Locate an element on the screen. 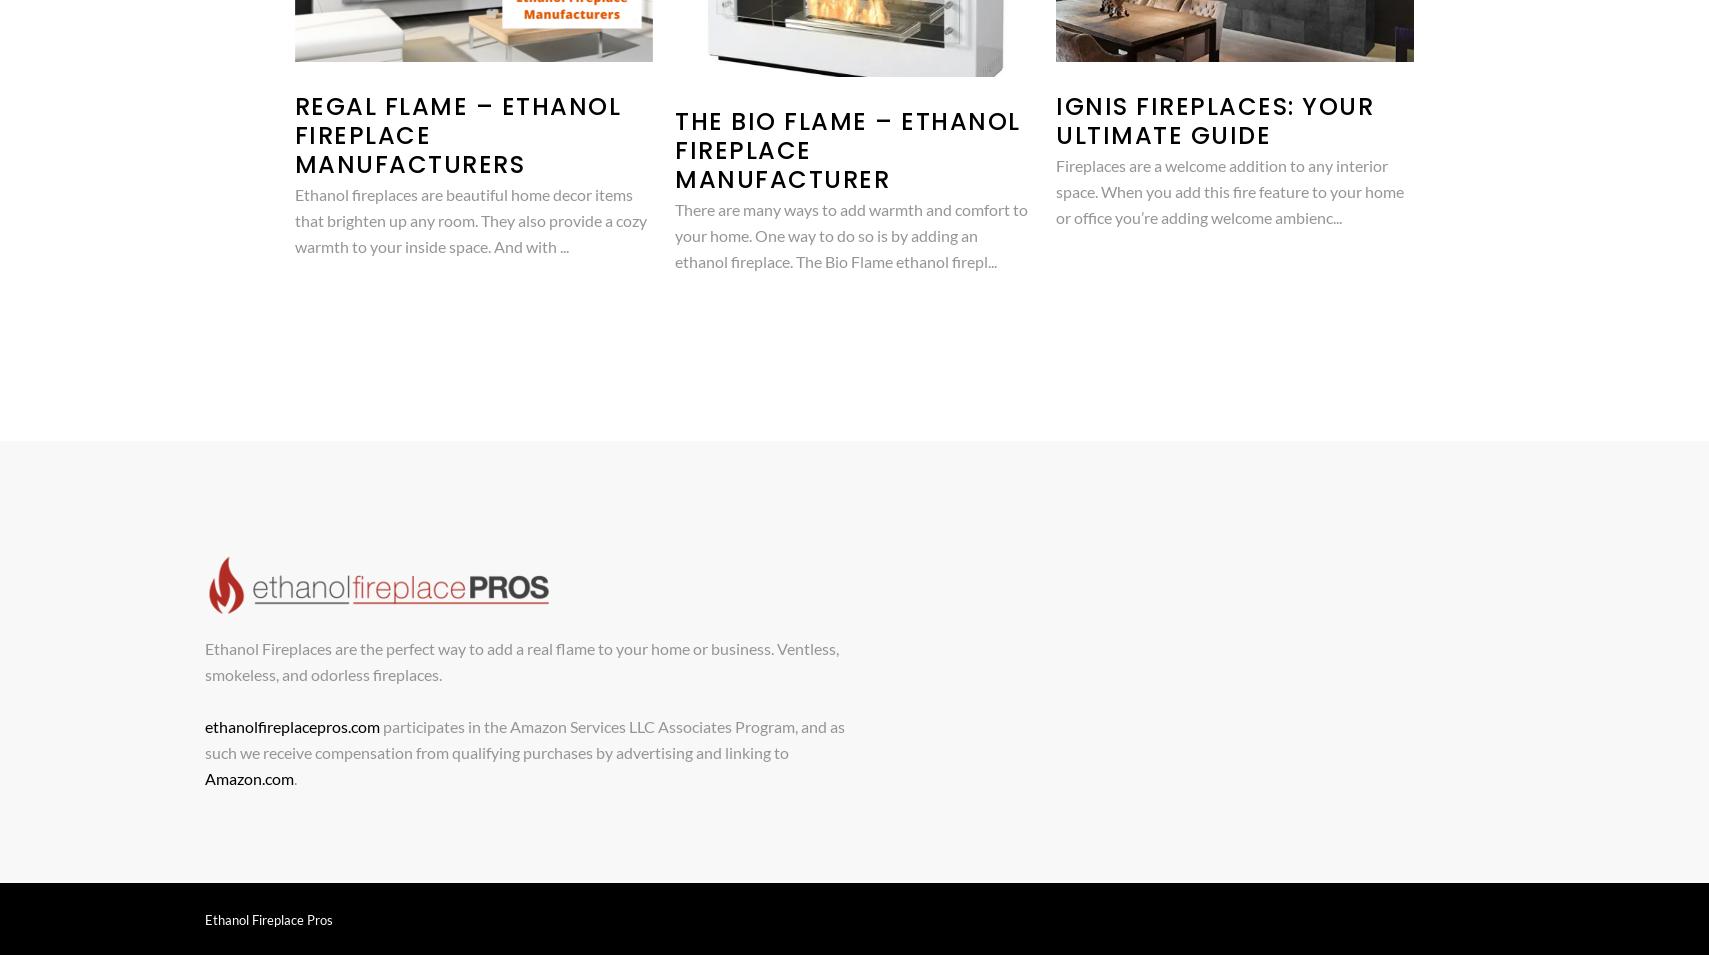 This screenshot has height=955, width=1709. 'Ethanol Fireplaces are the perfect way to add a real flame to your home or business. Ventless, smokeless, and odorless fireplaces.' is located at coordinates (520, 660).